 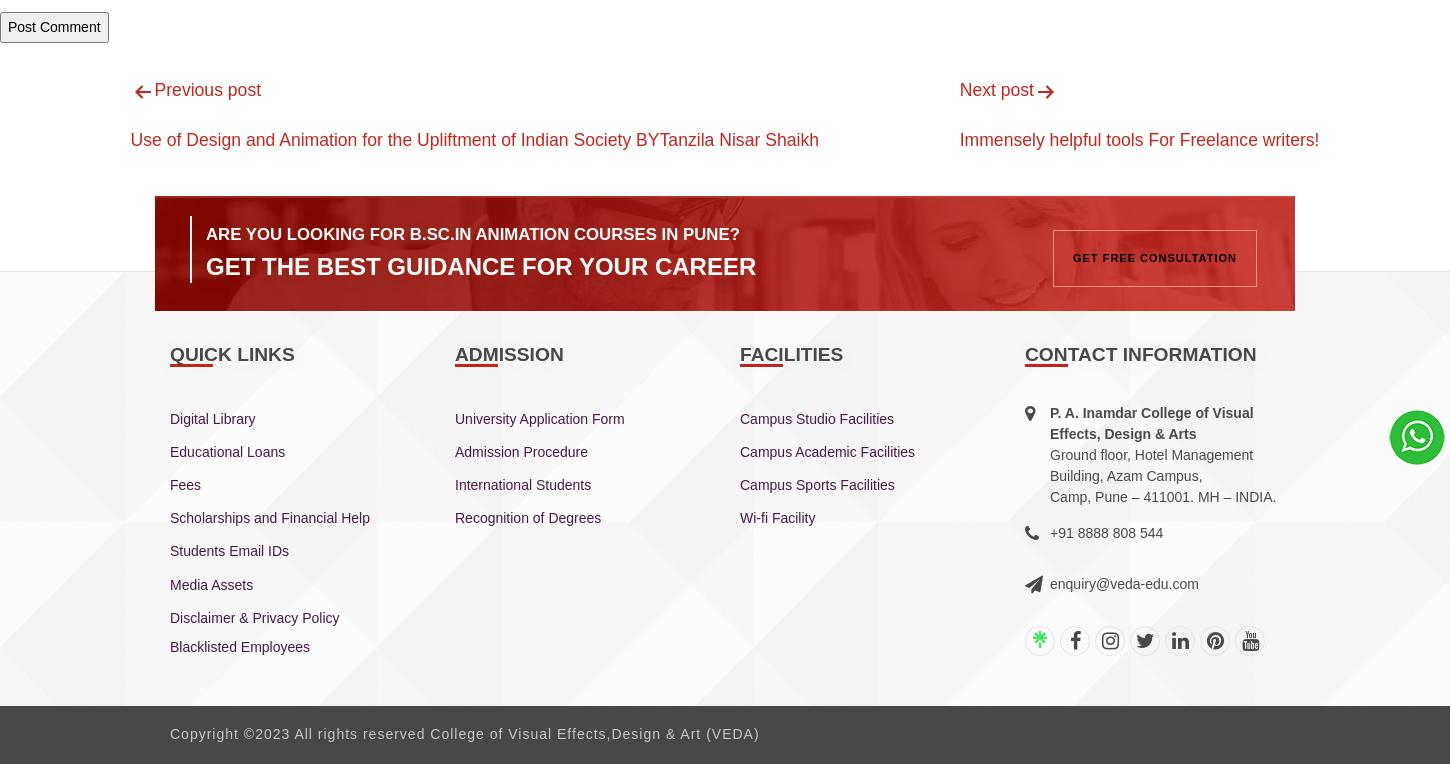 What do you see at coordinates (231, 354) in the screenshot?
I see `'QUICK LINKS'` at bounding box center [231, 354].